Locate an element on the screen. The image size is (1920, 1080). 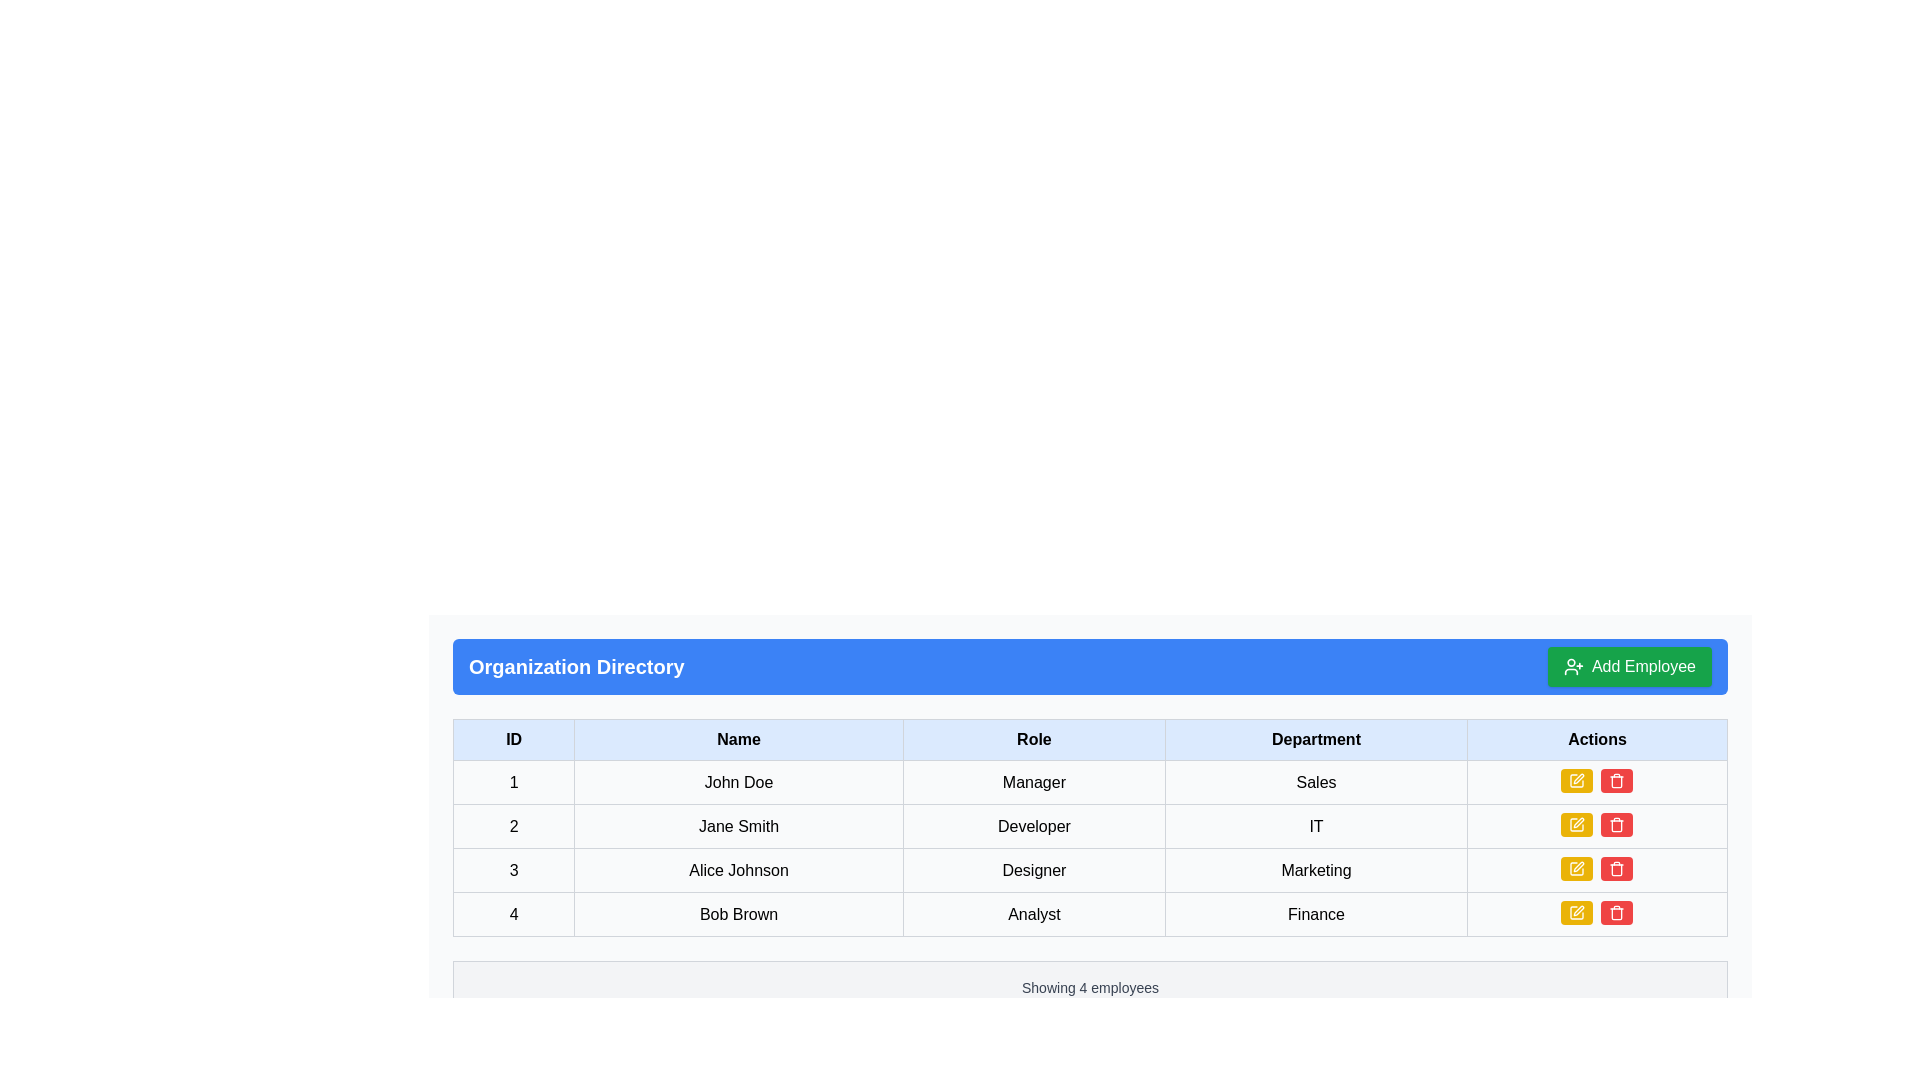
the first row of the tabular display in the 'Organization Directory' containing cells '1', 'John Doe', 'Manager', 'Sales' is located at coordinates (1089, 781).